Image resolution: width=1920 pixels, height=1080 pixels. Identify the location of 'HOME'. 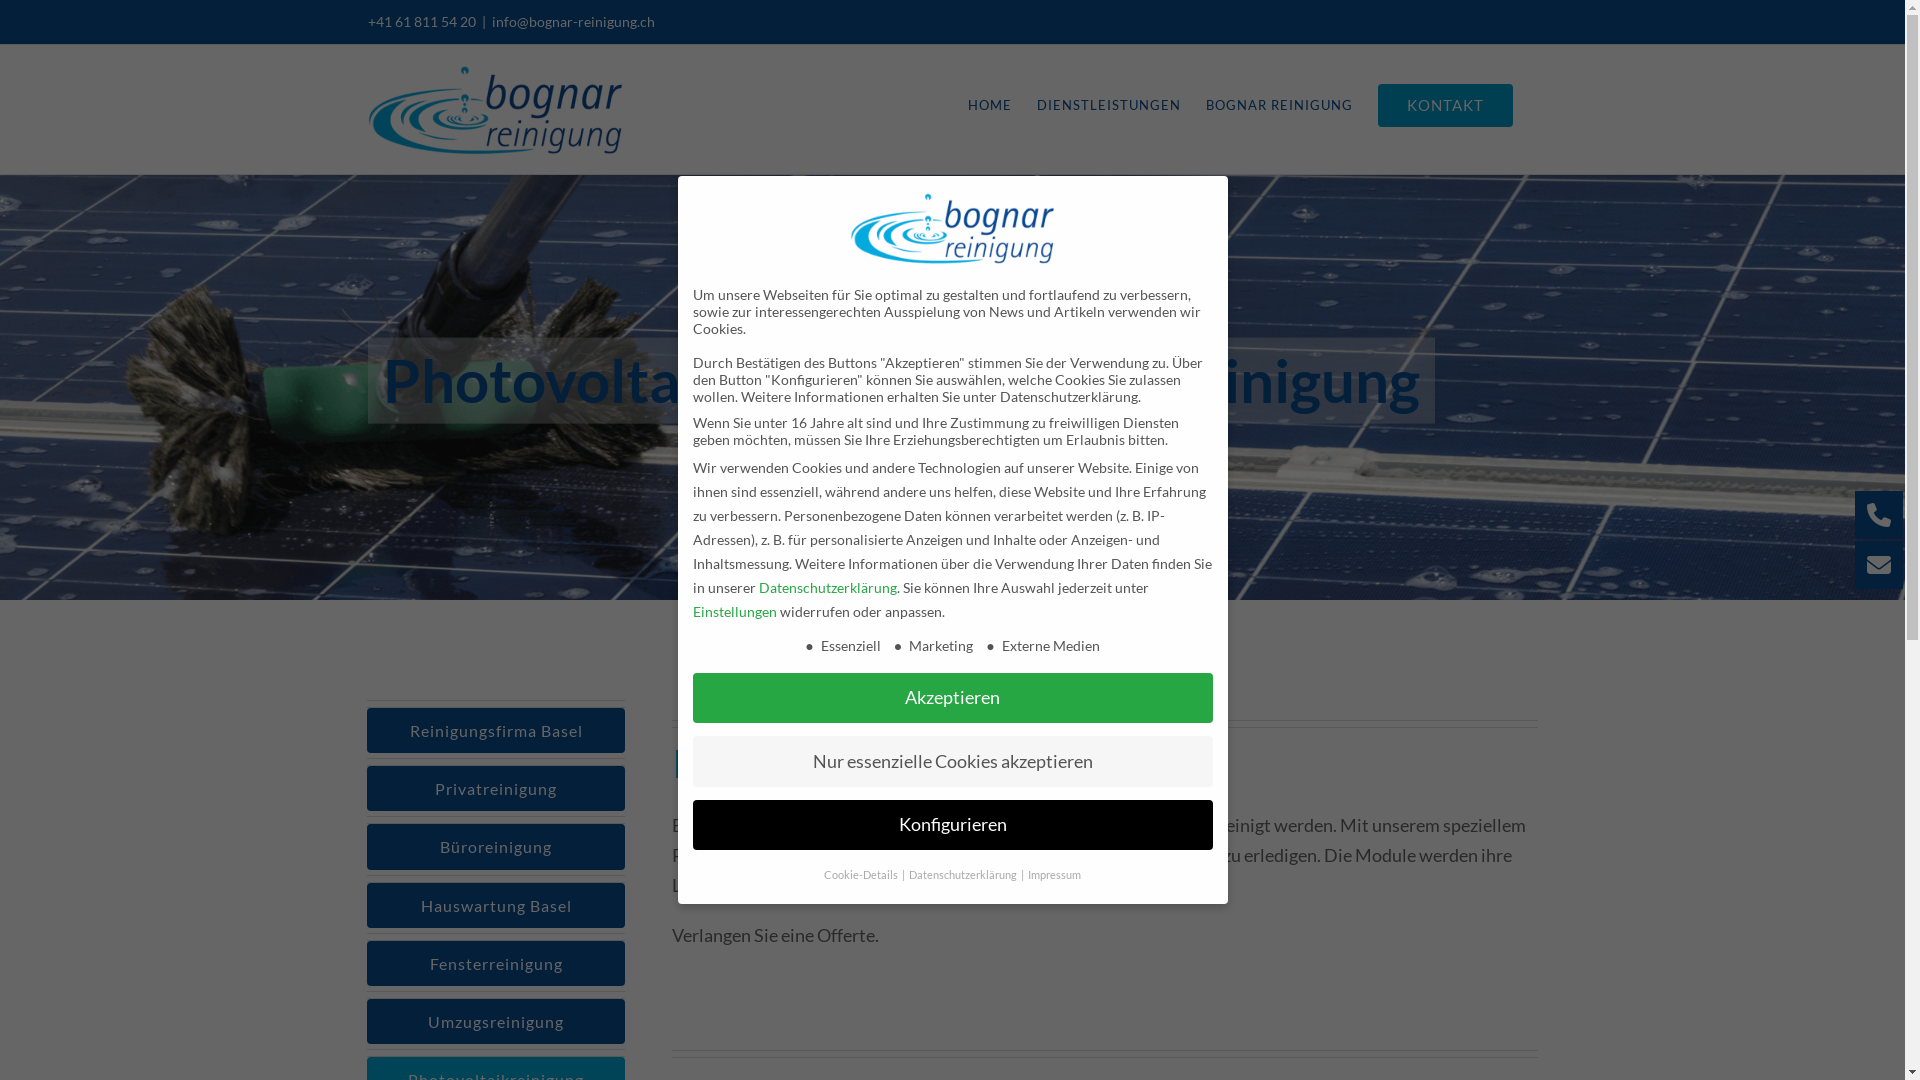
(989, 104).